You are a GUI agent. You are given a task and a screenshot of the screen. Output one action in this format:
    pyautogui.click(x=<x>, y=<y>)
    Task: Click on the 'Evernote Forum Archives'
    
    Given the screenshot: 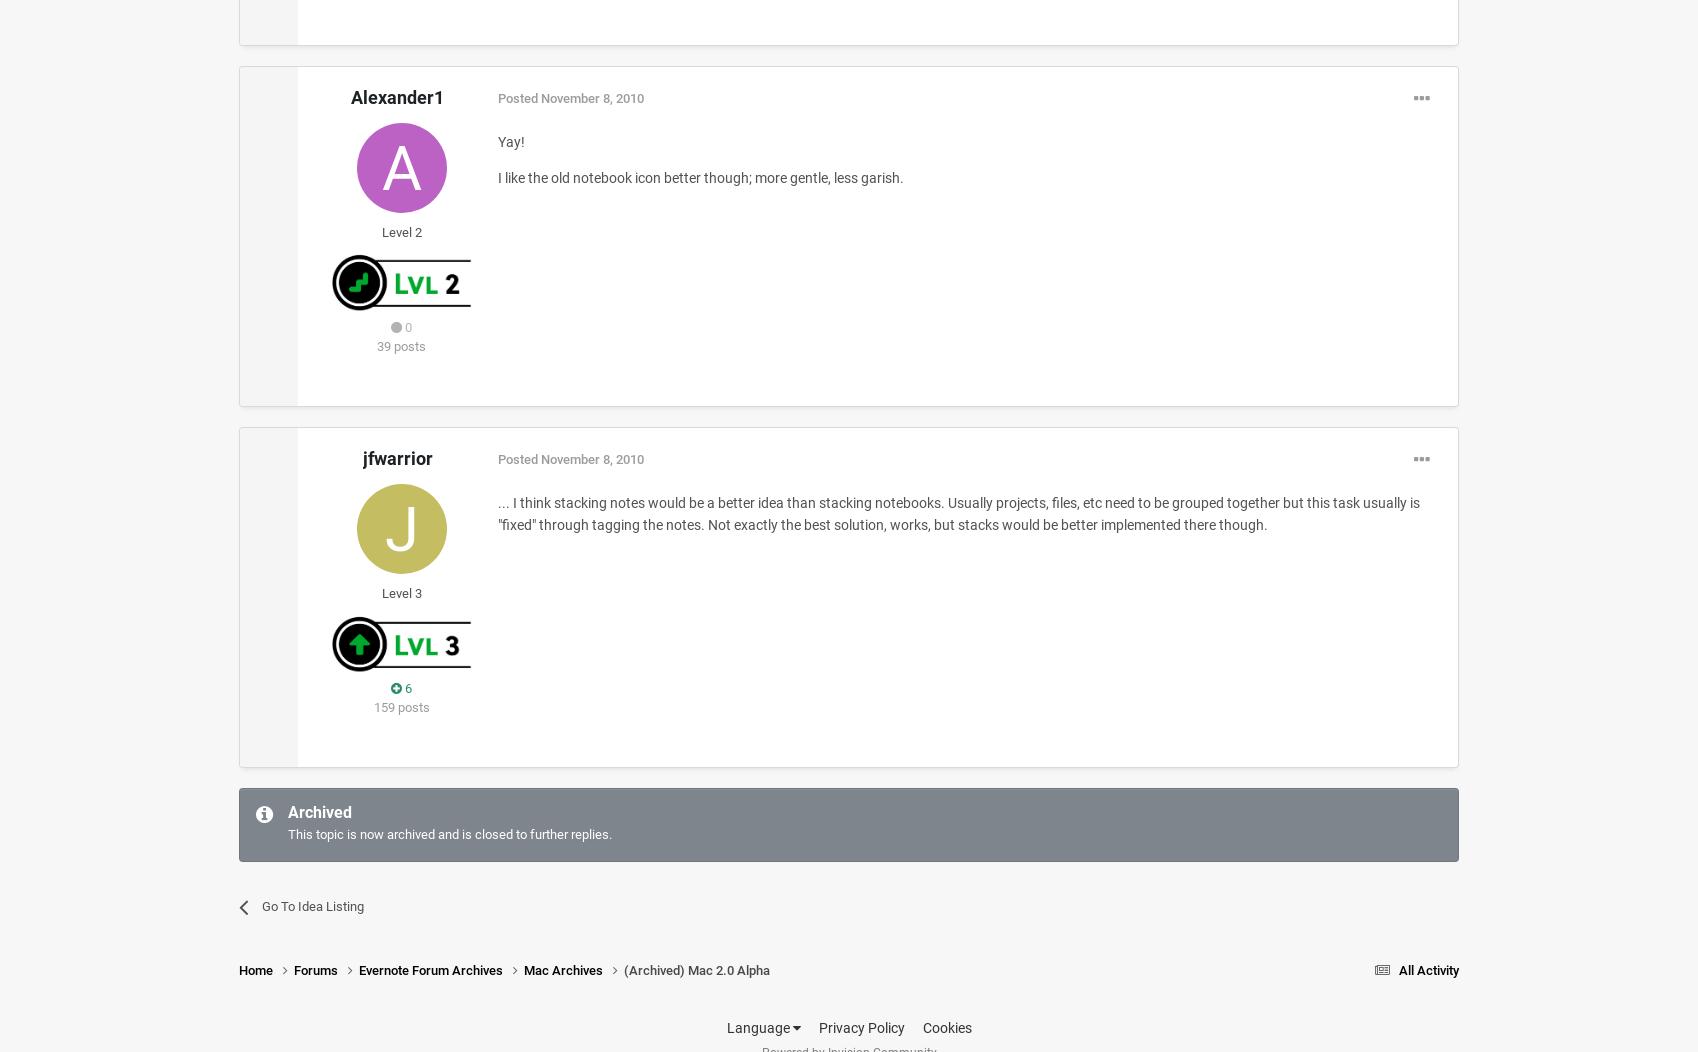 What is the action you would take?
    pyautogui.click(x=431, y=970)
    